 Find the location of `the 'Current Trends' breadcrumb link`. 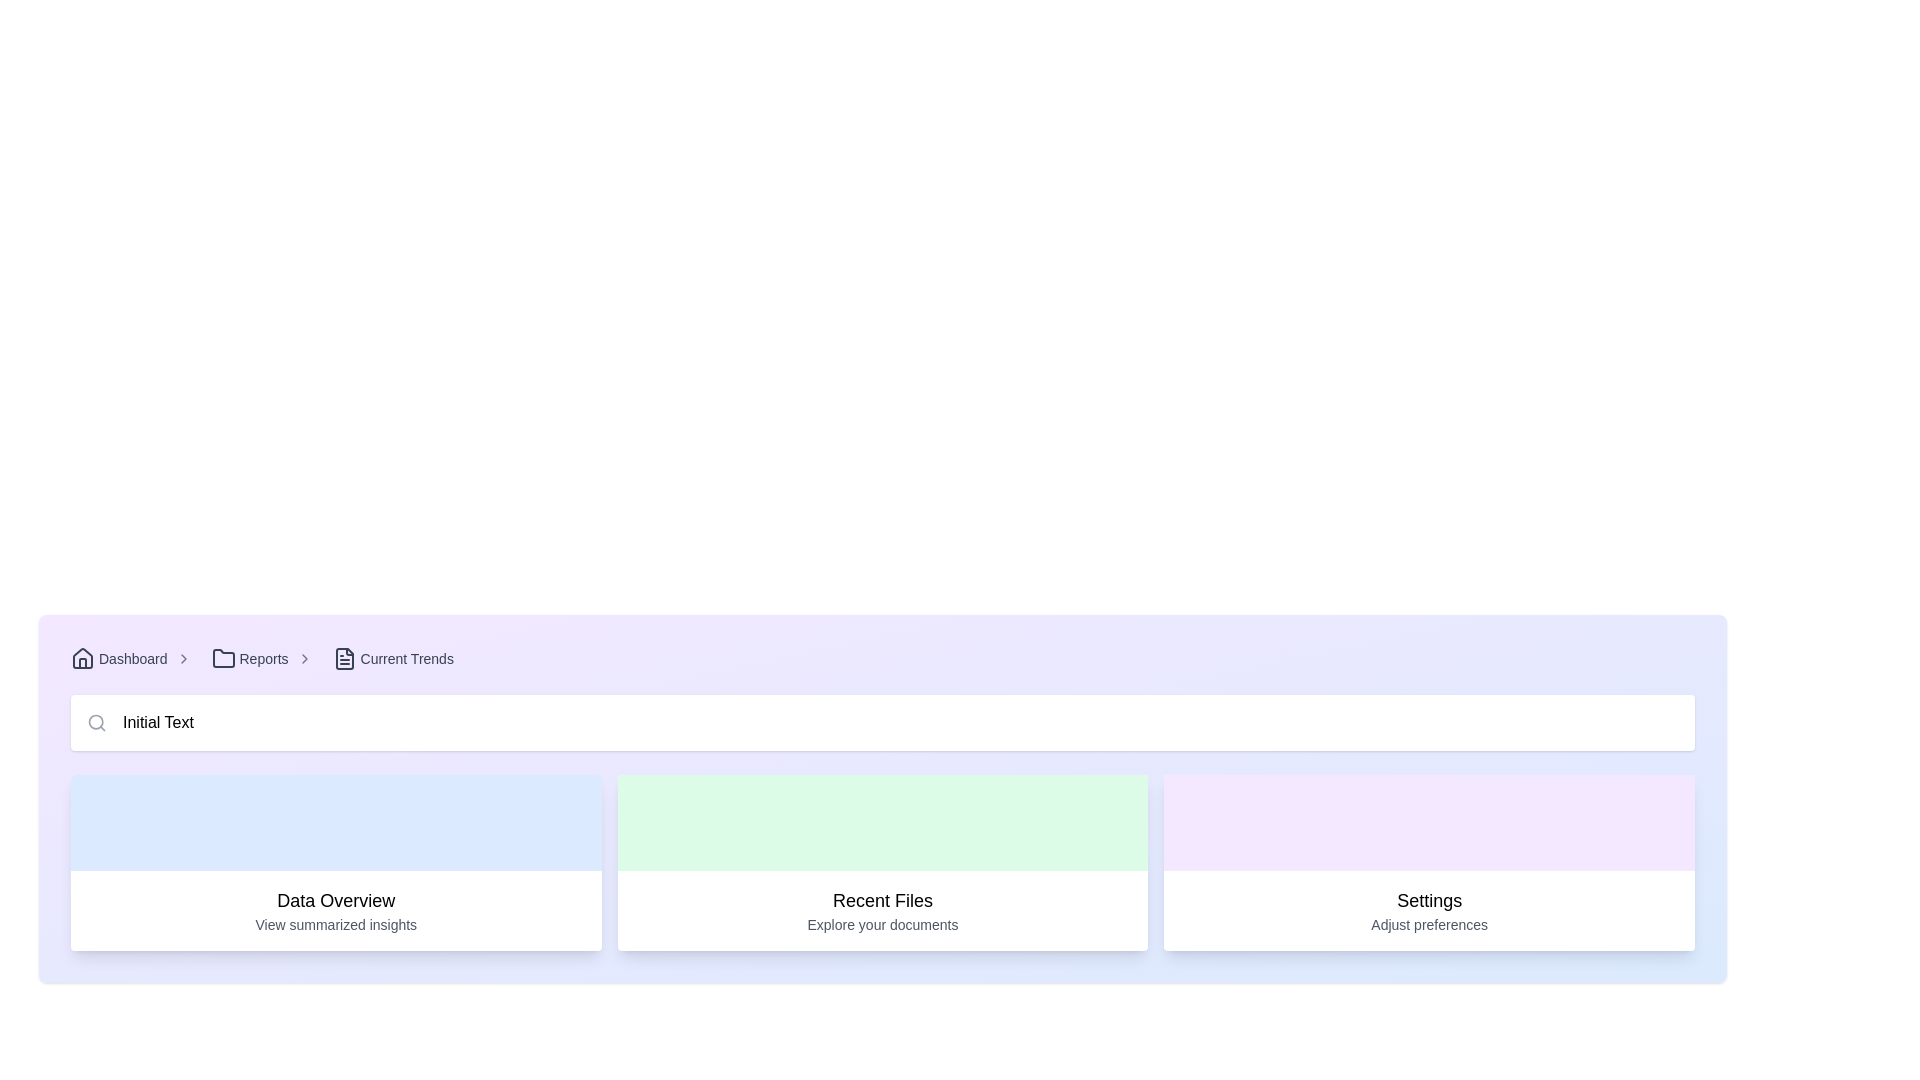

the 'Current Trends' breadcrumb link is located at coordinates (393, 659).